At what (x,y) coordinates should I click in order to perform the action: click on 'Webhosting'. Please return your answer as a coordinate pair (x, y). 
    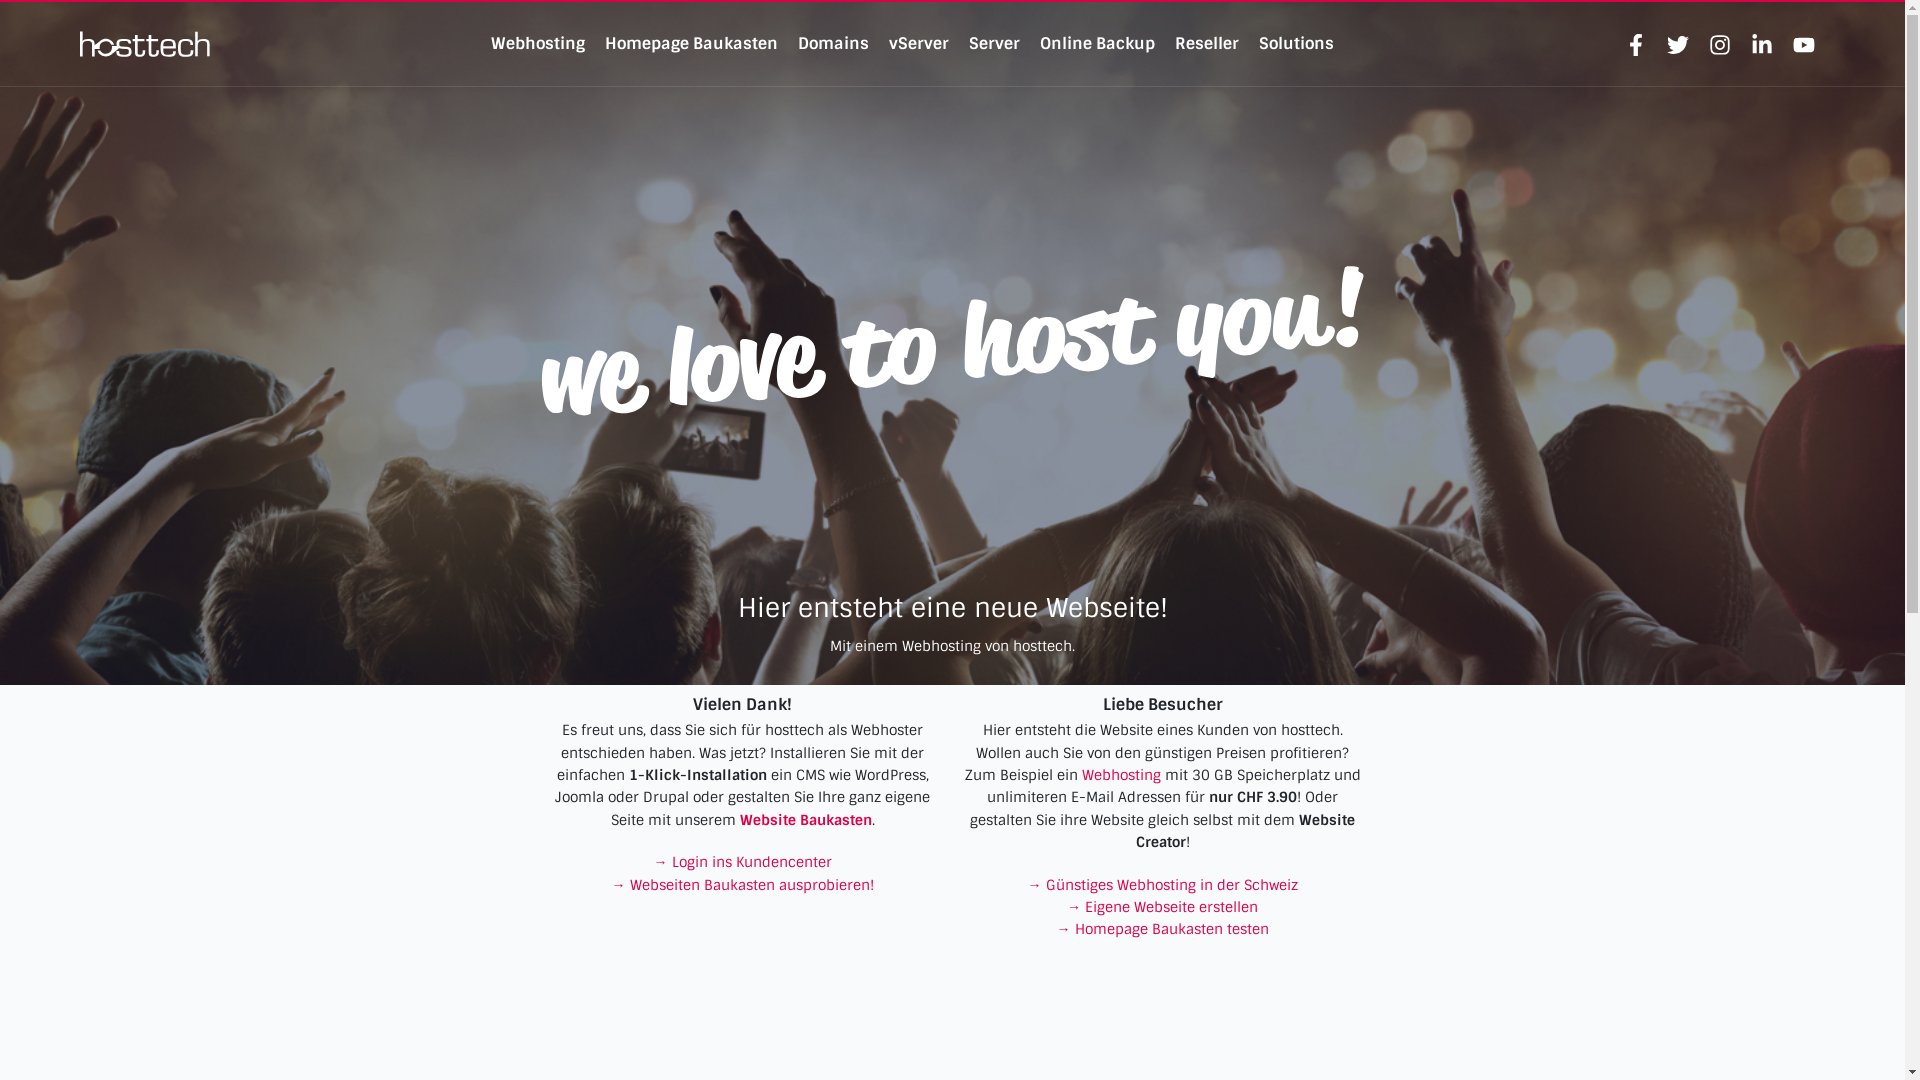
    Looking at the image, I should click on (1121, 774).